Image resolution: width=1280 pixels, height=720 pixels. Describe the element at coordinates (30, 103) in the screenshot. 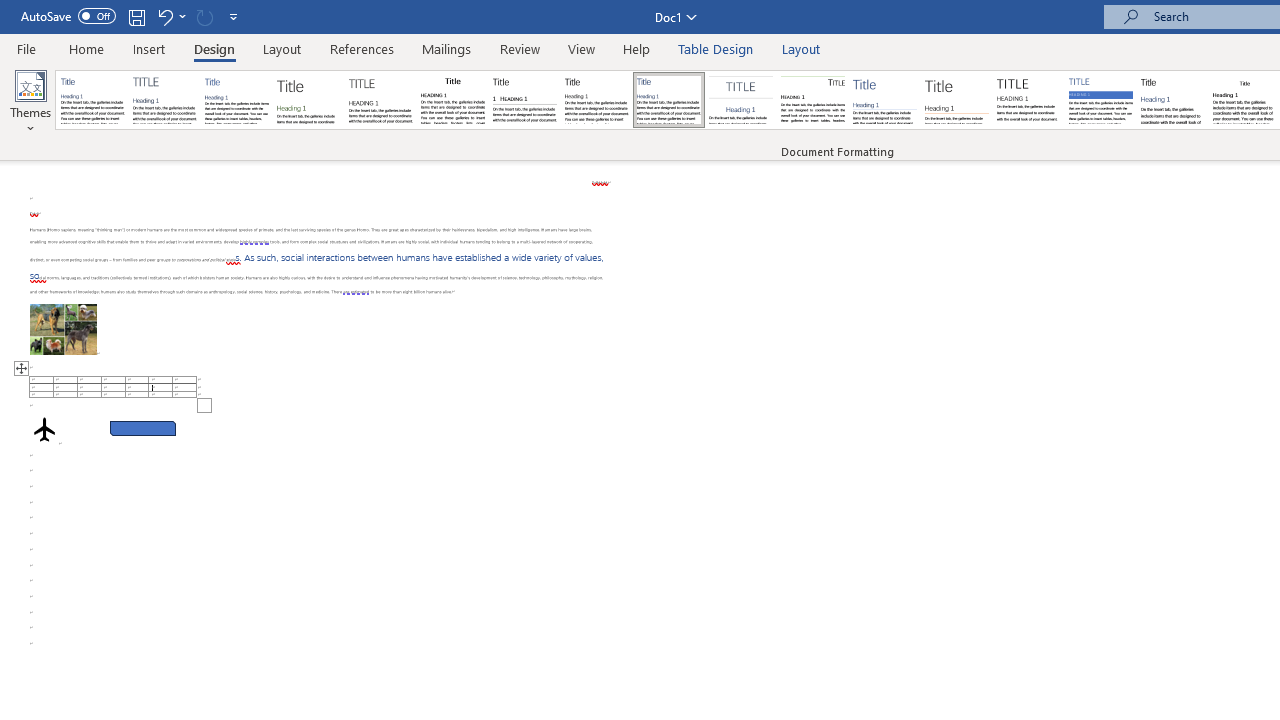

I see `'Themes'` at that location.